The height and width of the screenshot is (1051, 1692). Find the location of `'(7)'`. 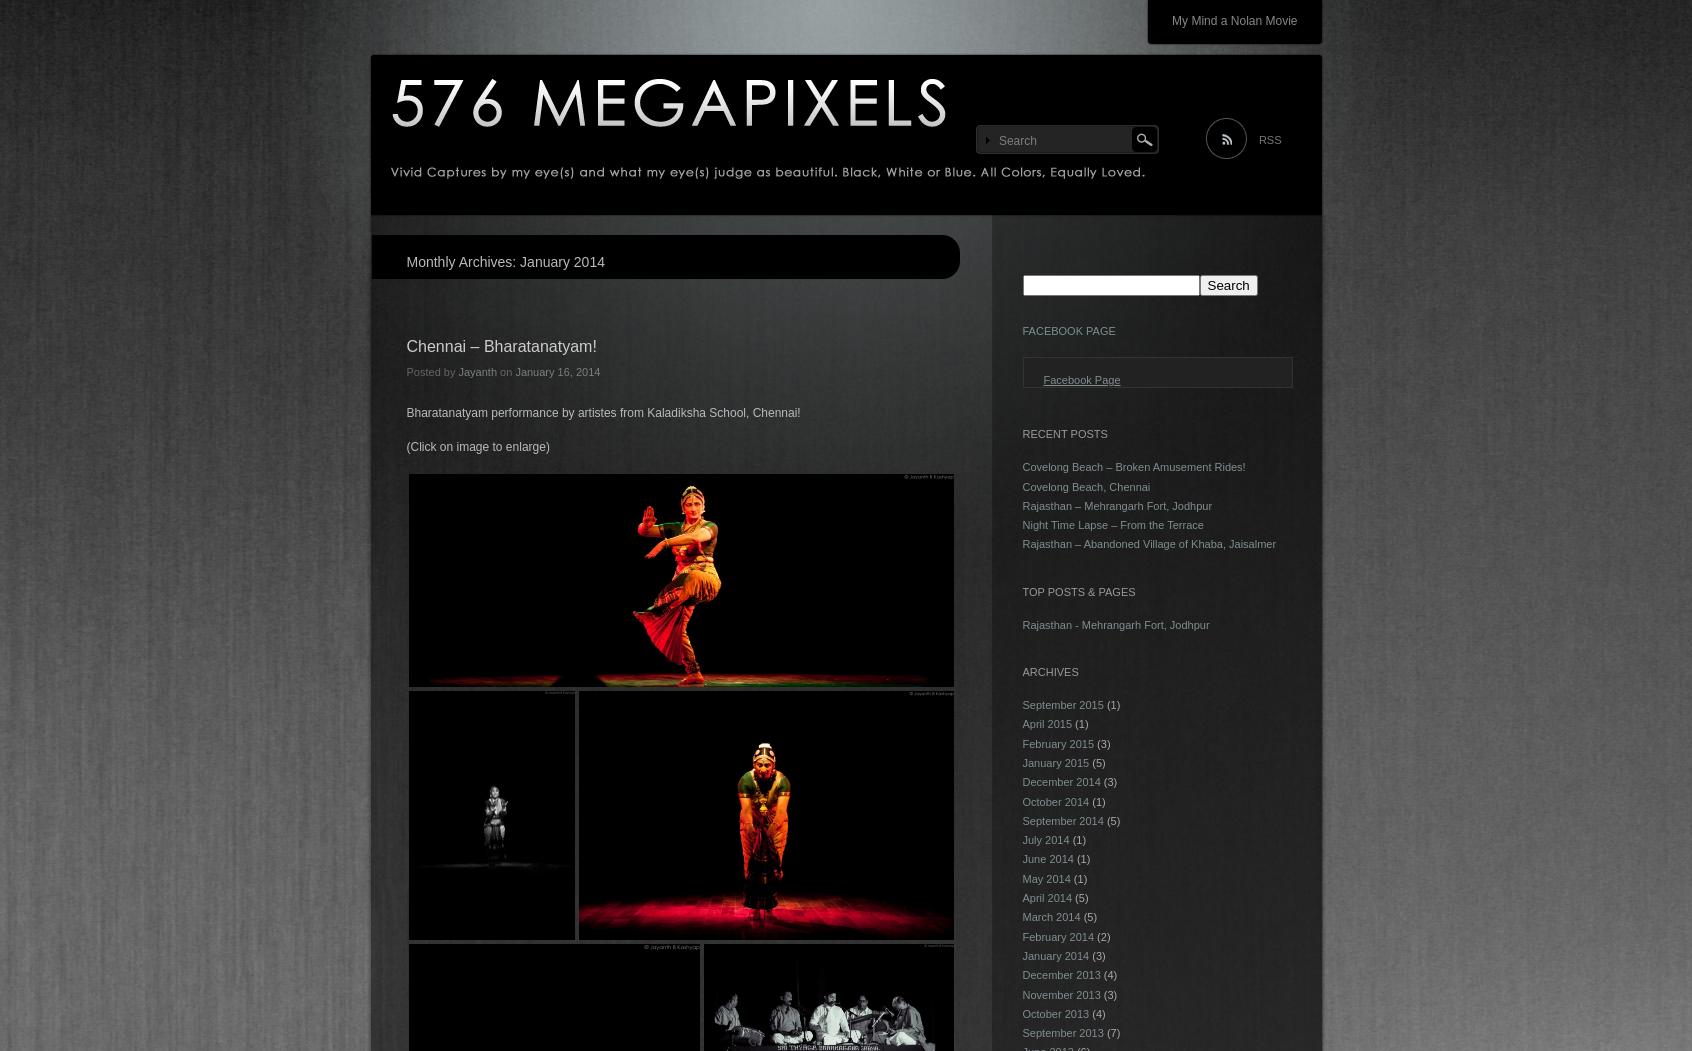

'(7)' is located at coordinates (1111, 1032).